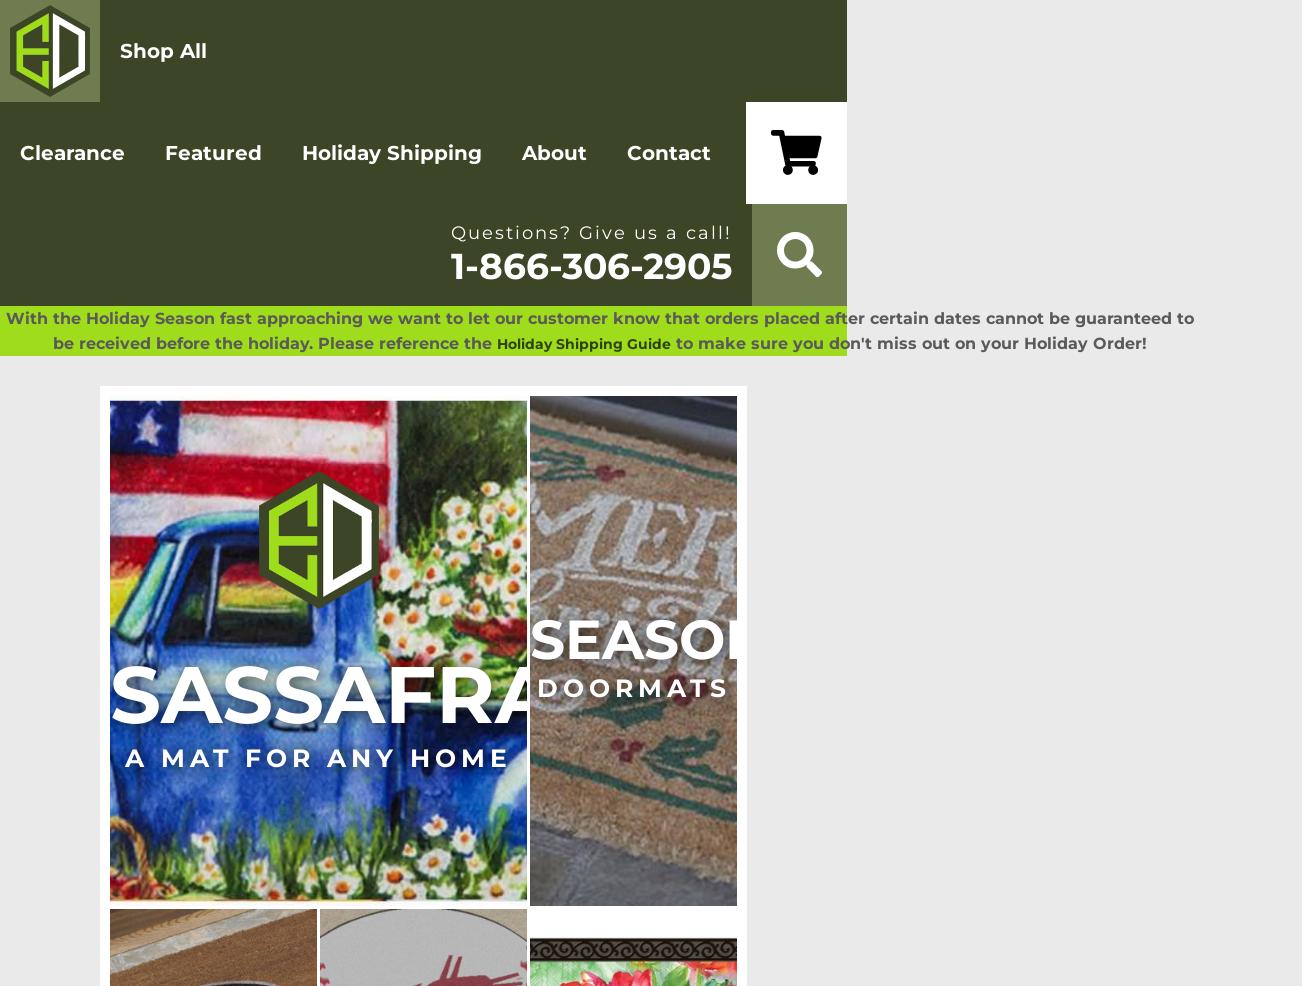 The height and width of the screenshot is (986, 1302). What do you see at coordinates (451, 266) in the screenshot?
I see `'1-866-306-2905'` at bounding box center [451, 266].